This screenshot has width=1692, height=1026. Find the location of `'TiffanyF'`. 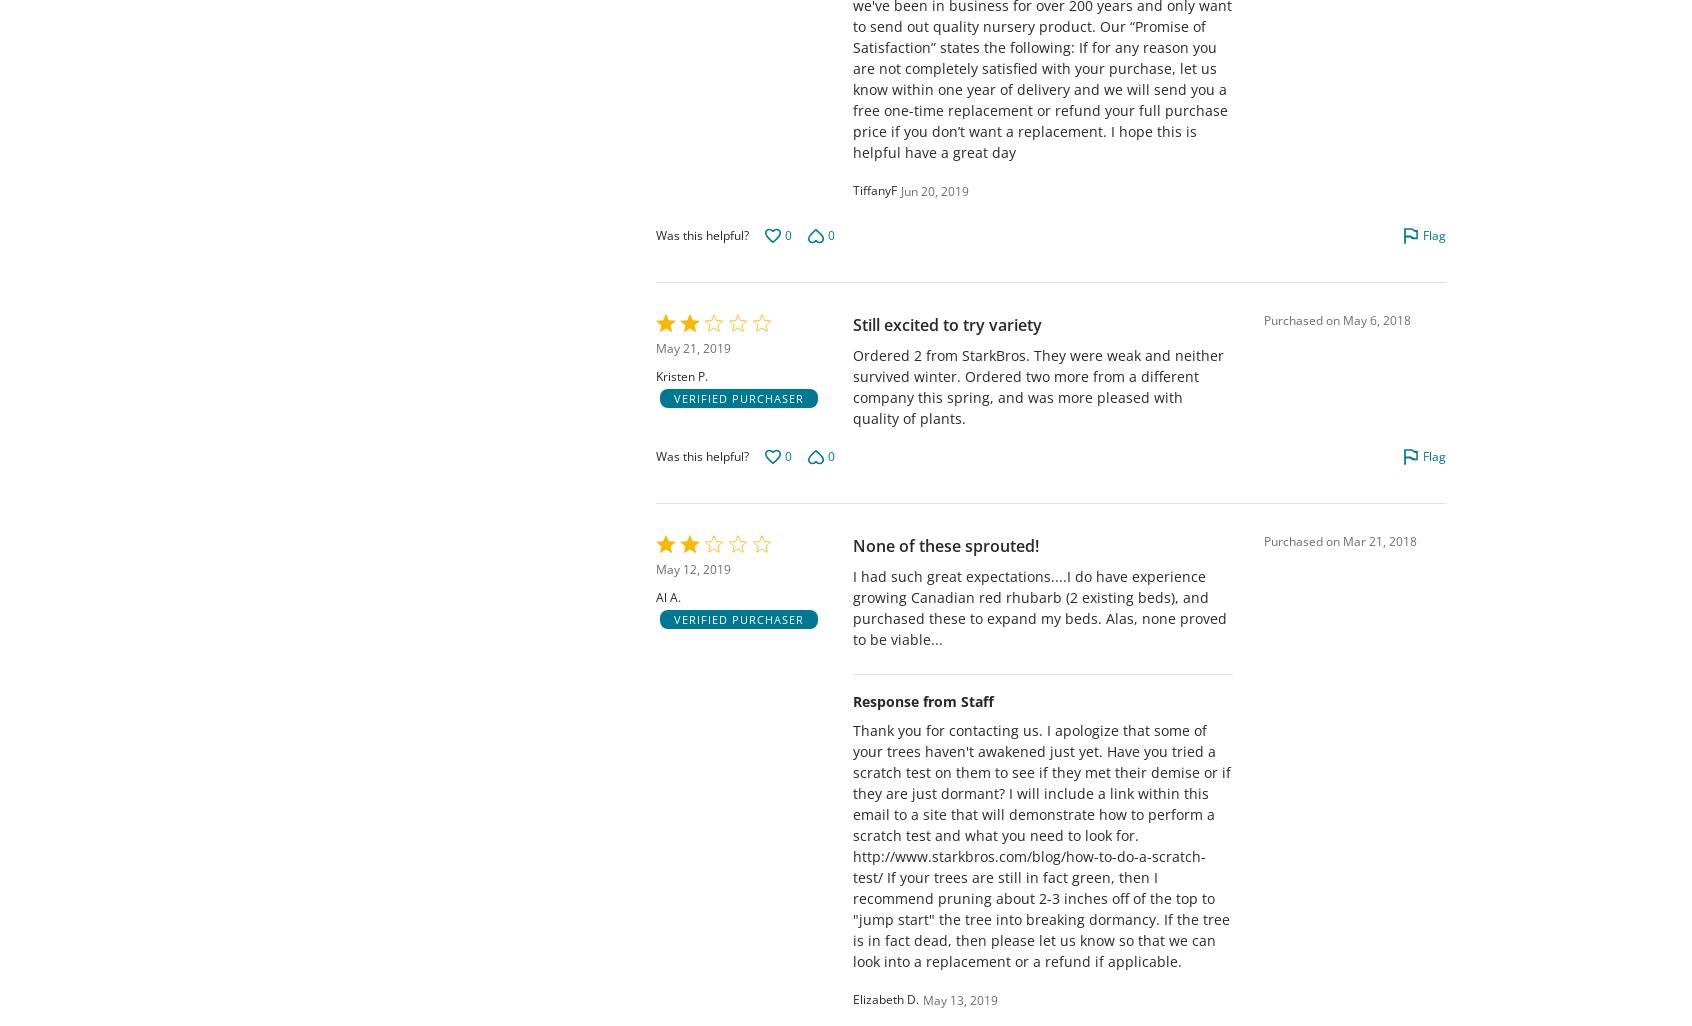

'TiffanyF' is located at coordinates (873, 189).